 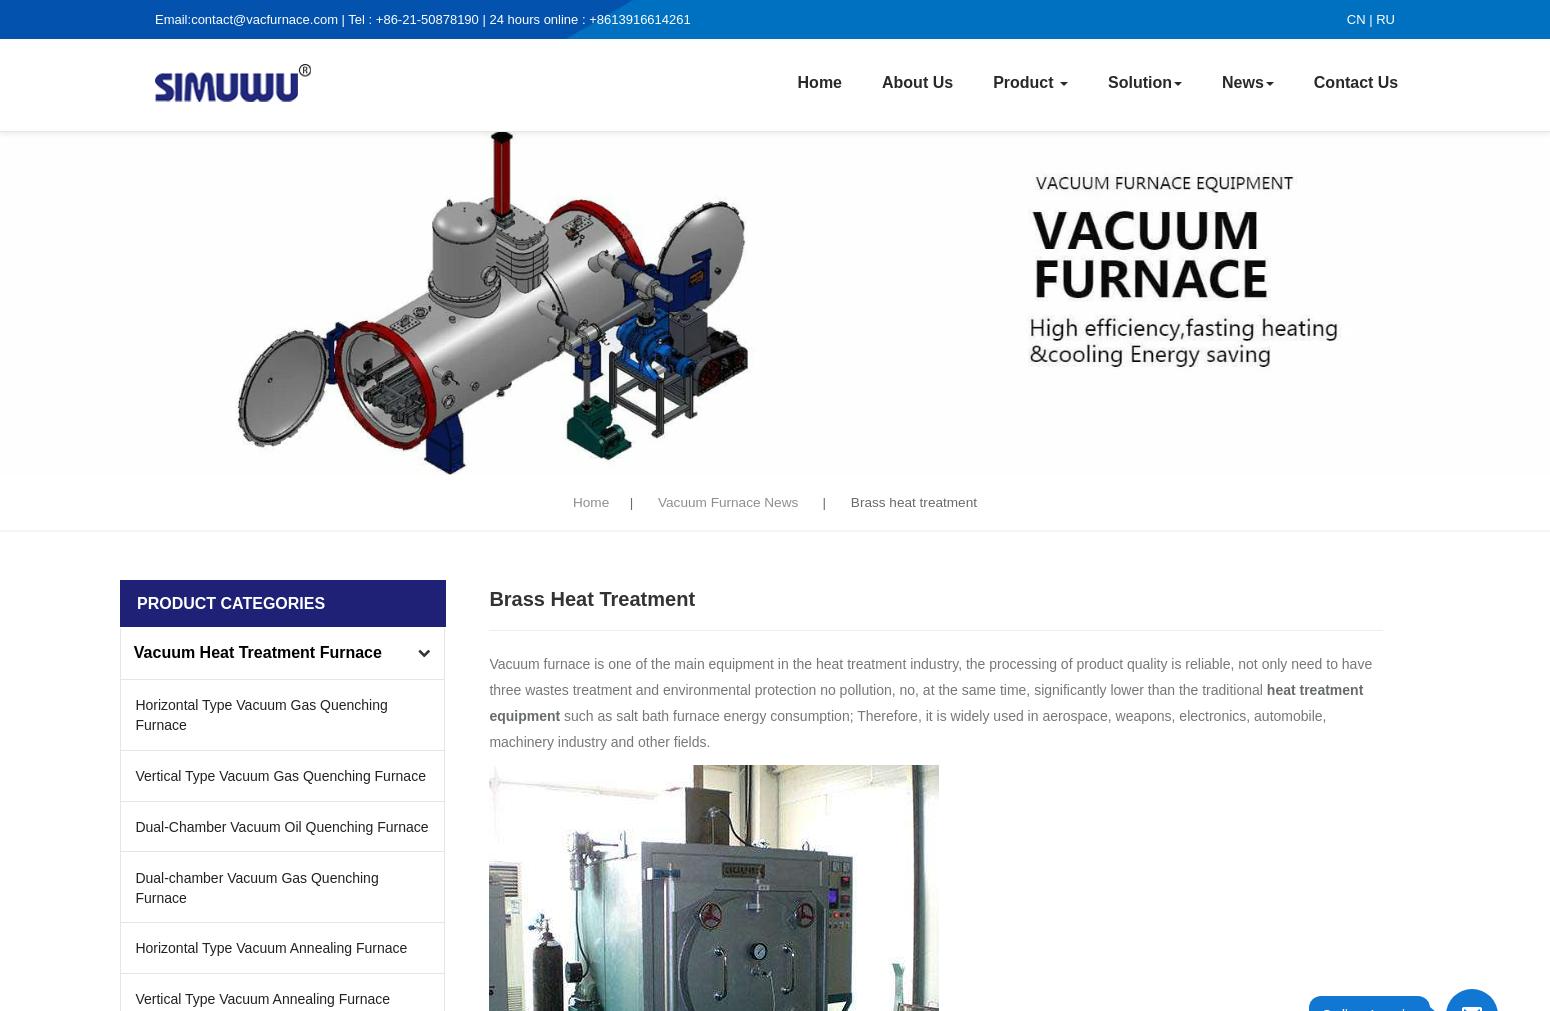 I want to click on 'PRODUCT CATEGORIES', so click(x=229, y=602).